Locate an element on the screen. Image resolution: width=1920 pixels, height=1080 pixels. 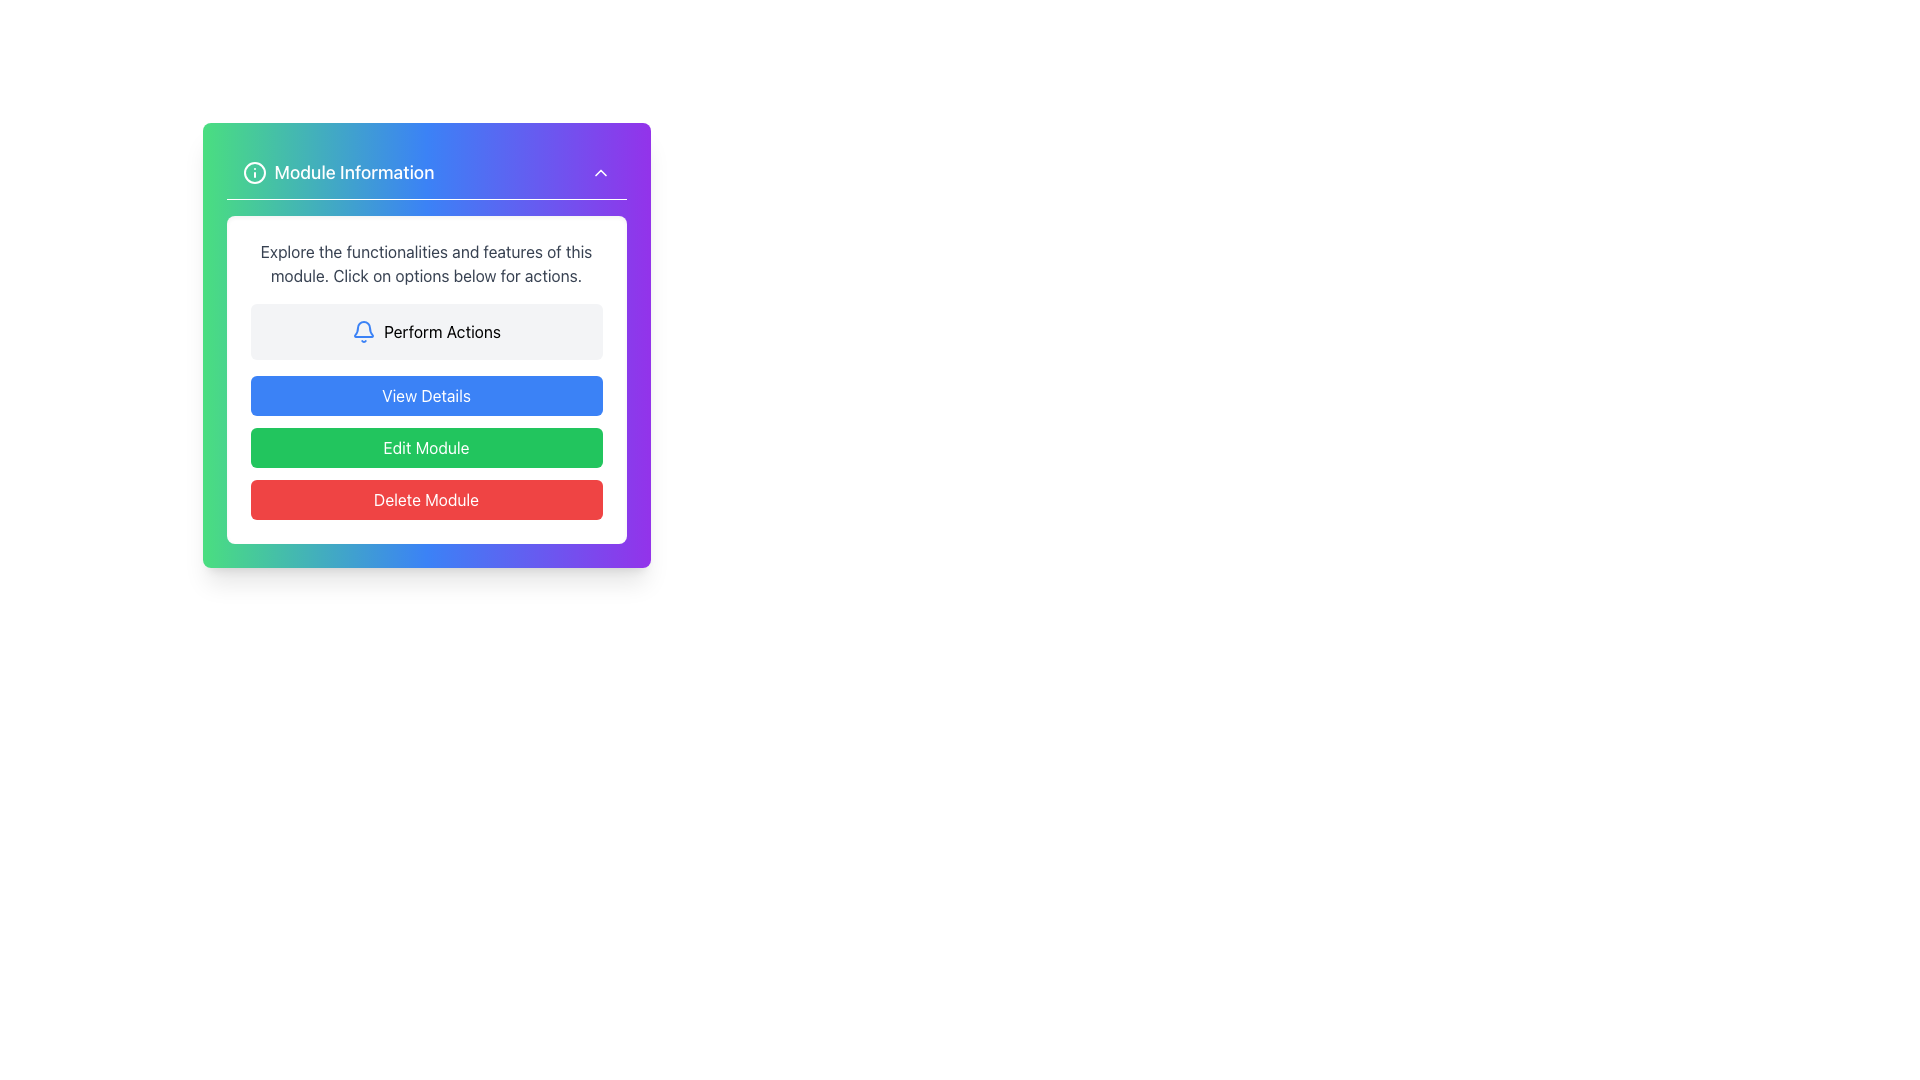
the delete button located at the bottom of the 'Module Information' dialog box to observe its hover effects is located at coordinates (425, 499).